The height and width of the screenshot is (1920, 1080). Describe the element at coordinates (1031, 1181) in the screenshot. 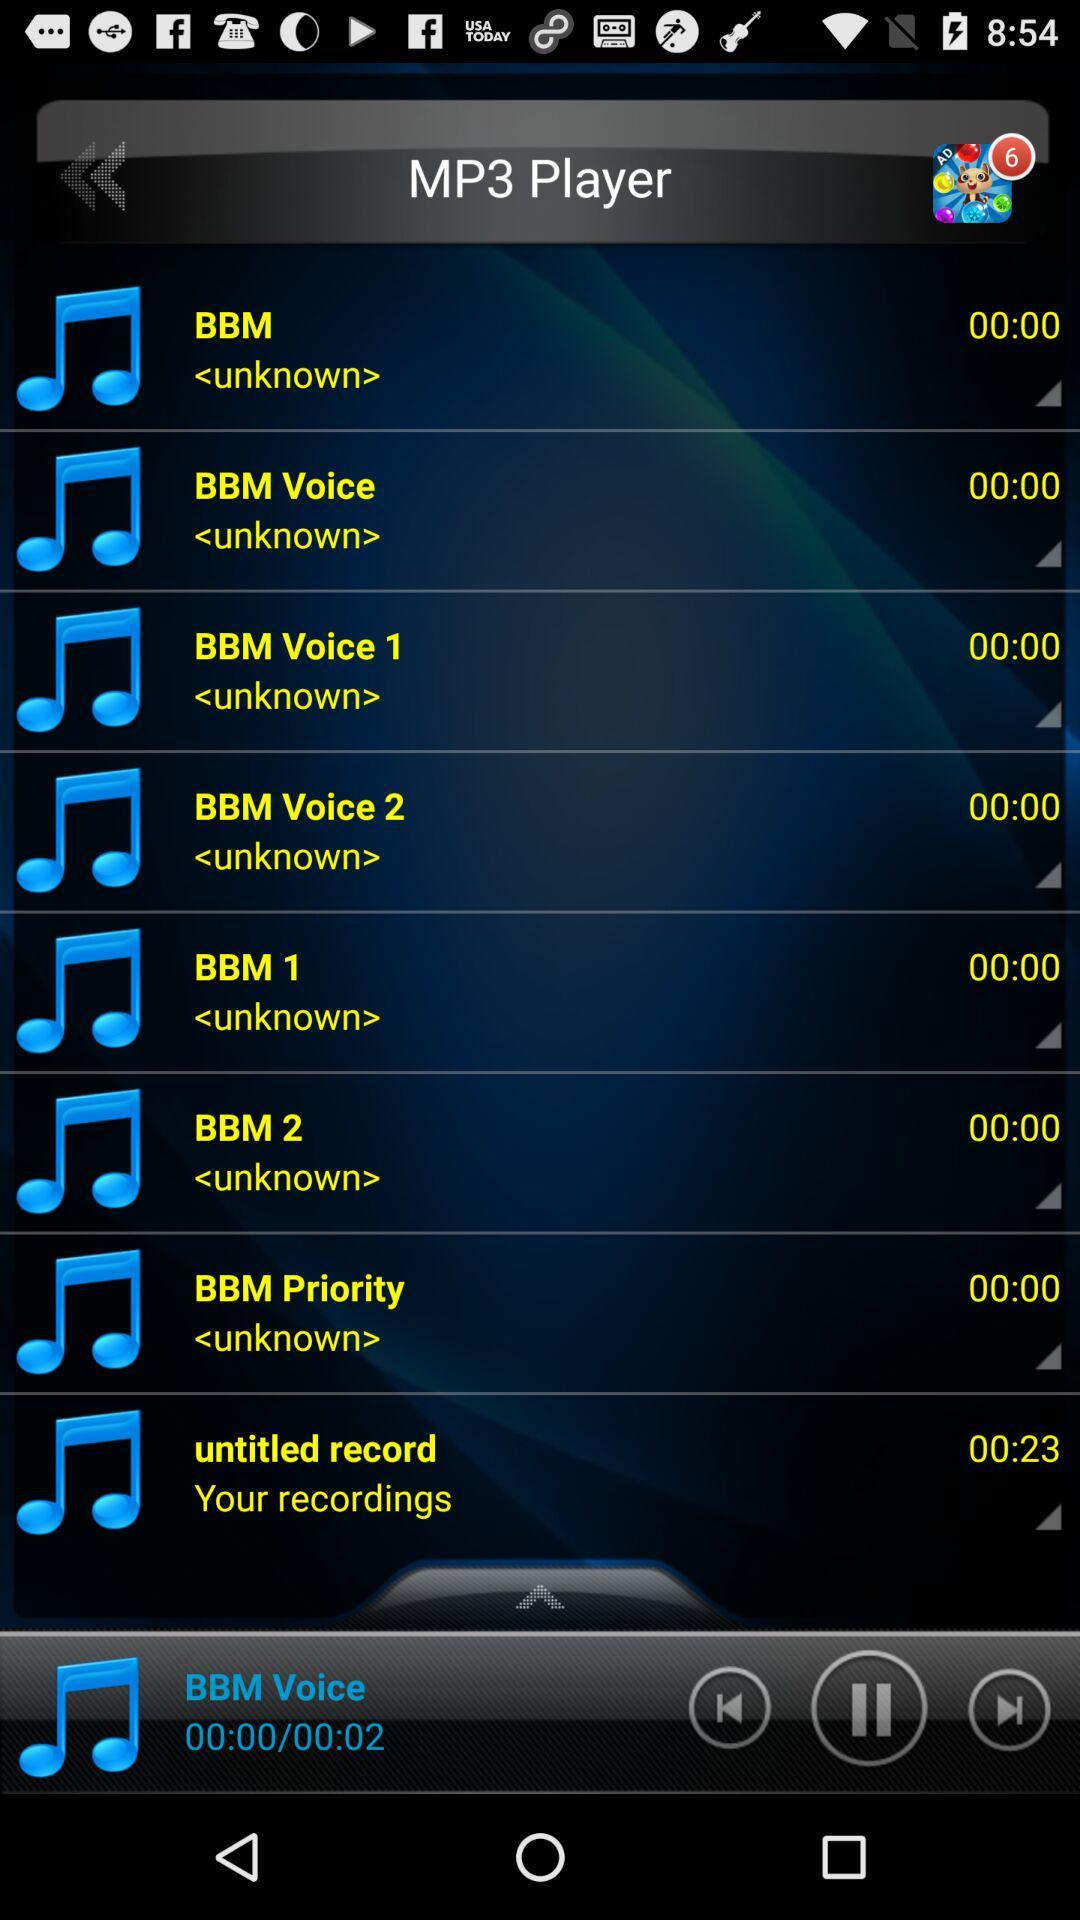

I see `menu` at that location.